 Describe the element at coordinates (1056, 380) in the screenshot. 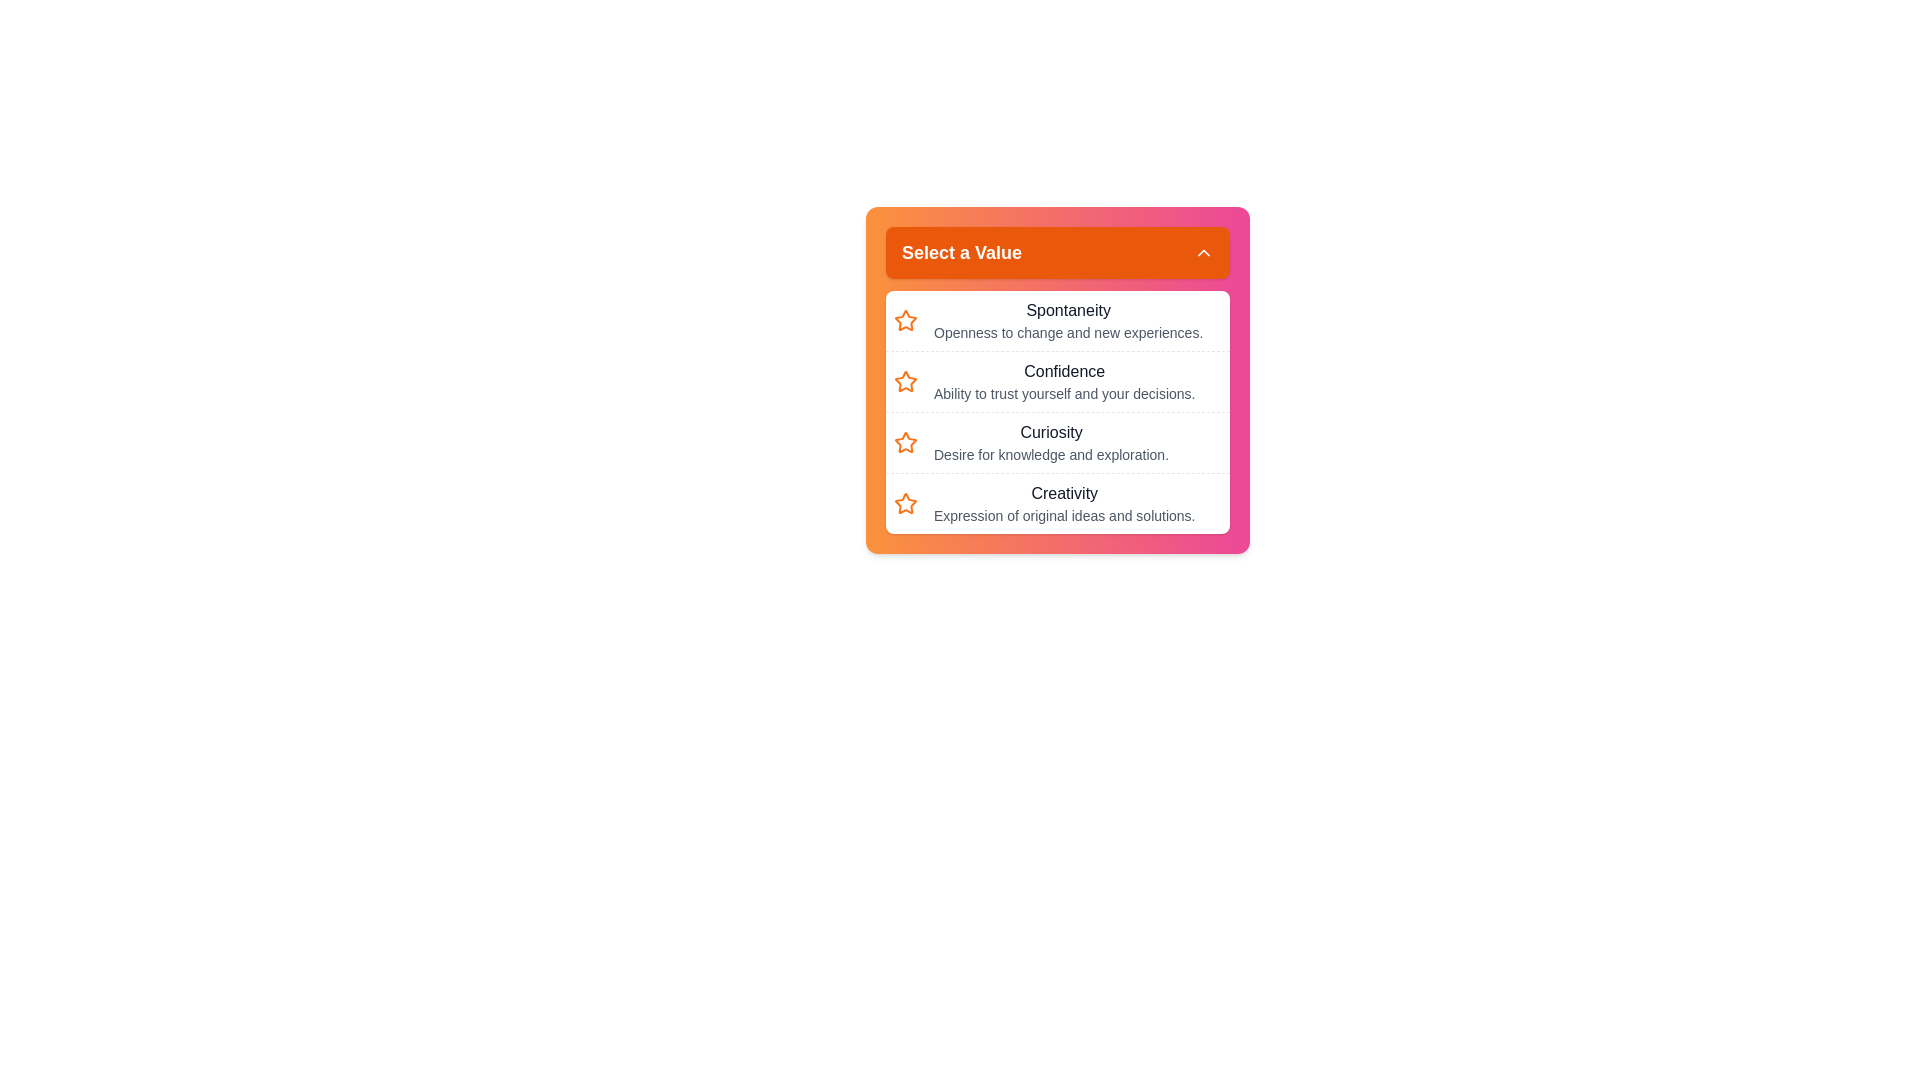

I see `the selectable list option labeled 'Confidence'` at that location.